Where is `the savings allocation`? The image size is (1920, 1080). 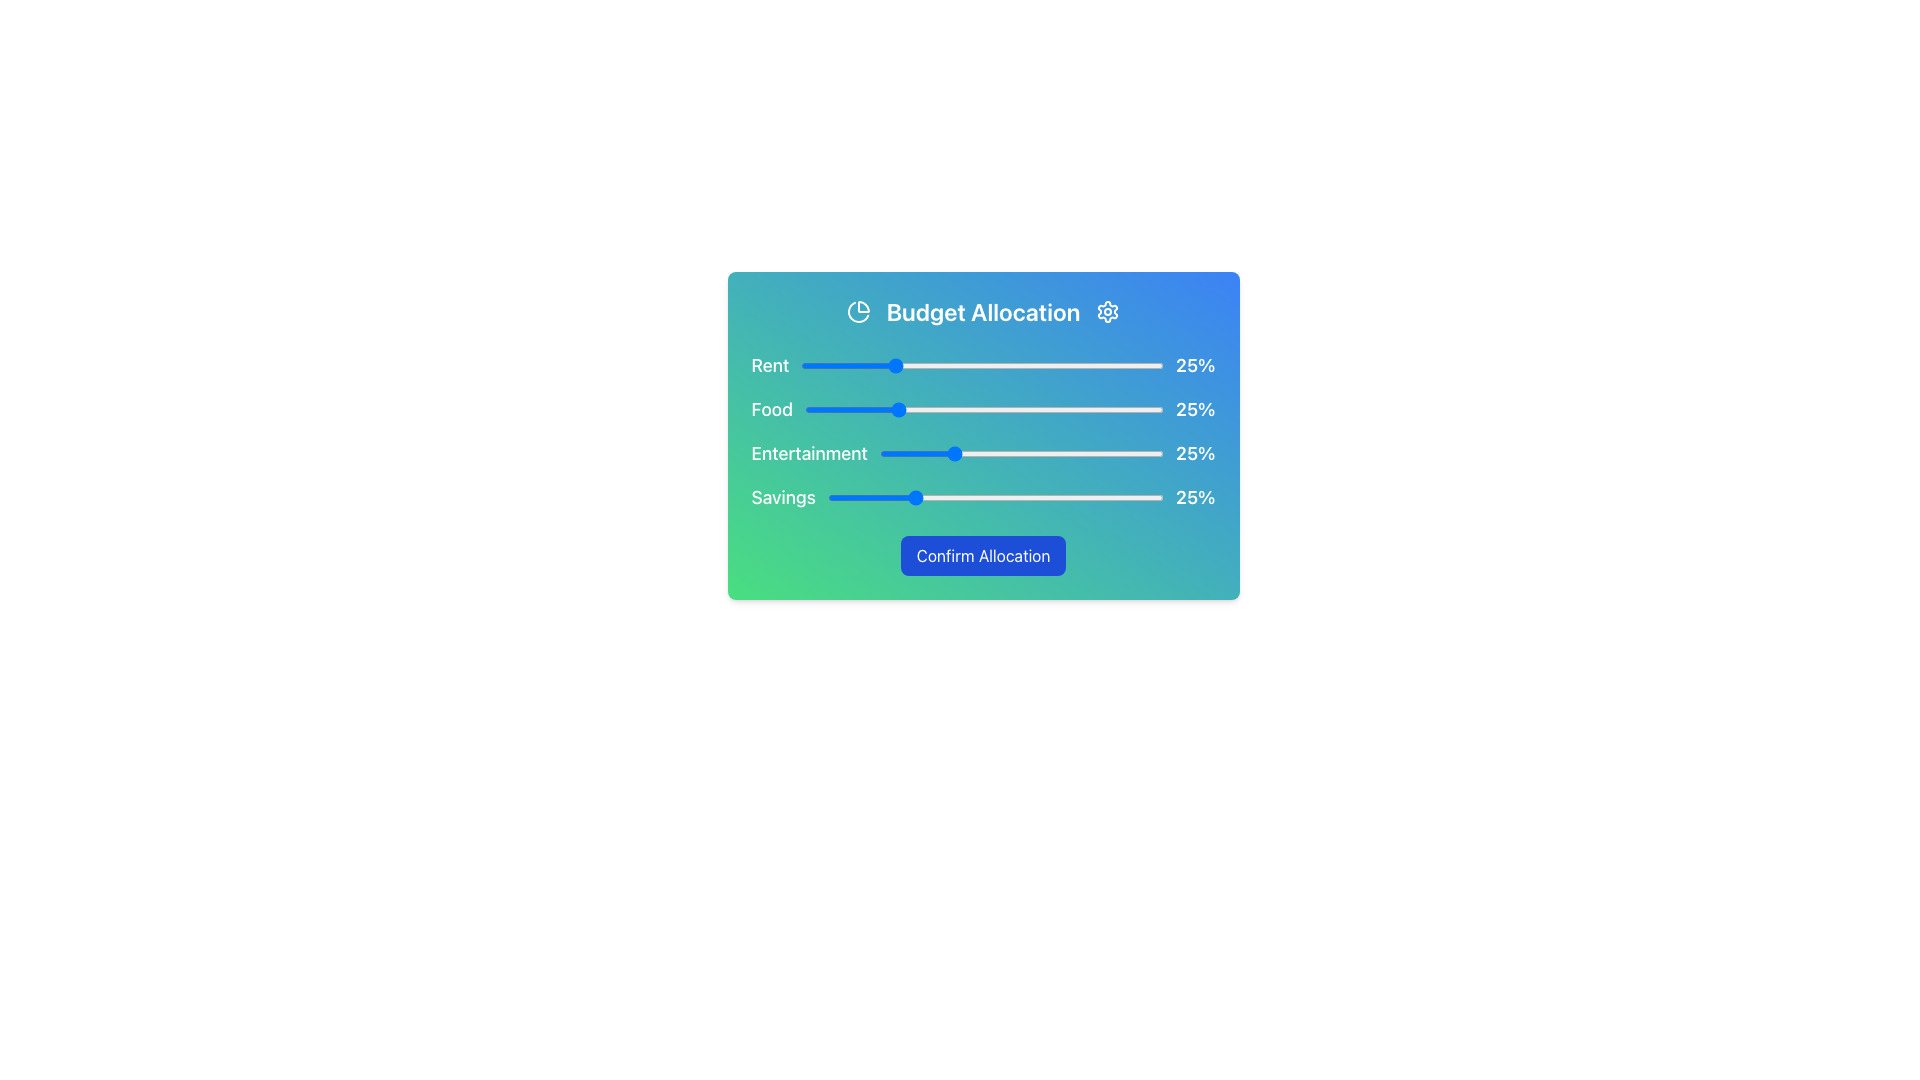 the savings allocation is located at coordinates (860, 496).